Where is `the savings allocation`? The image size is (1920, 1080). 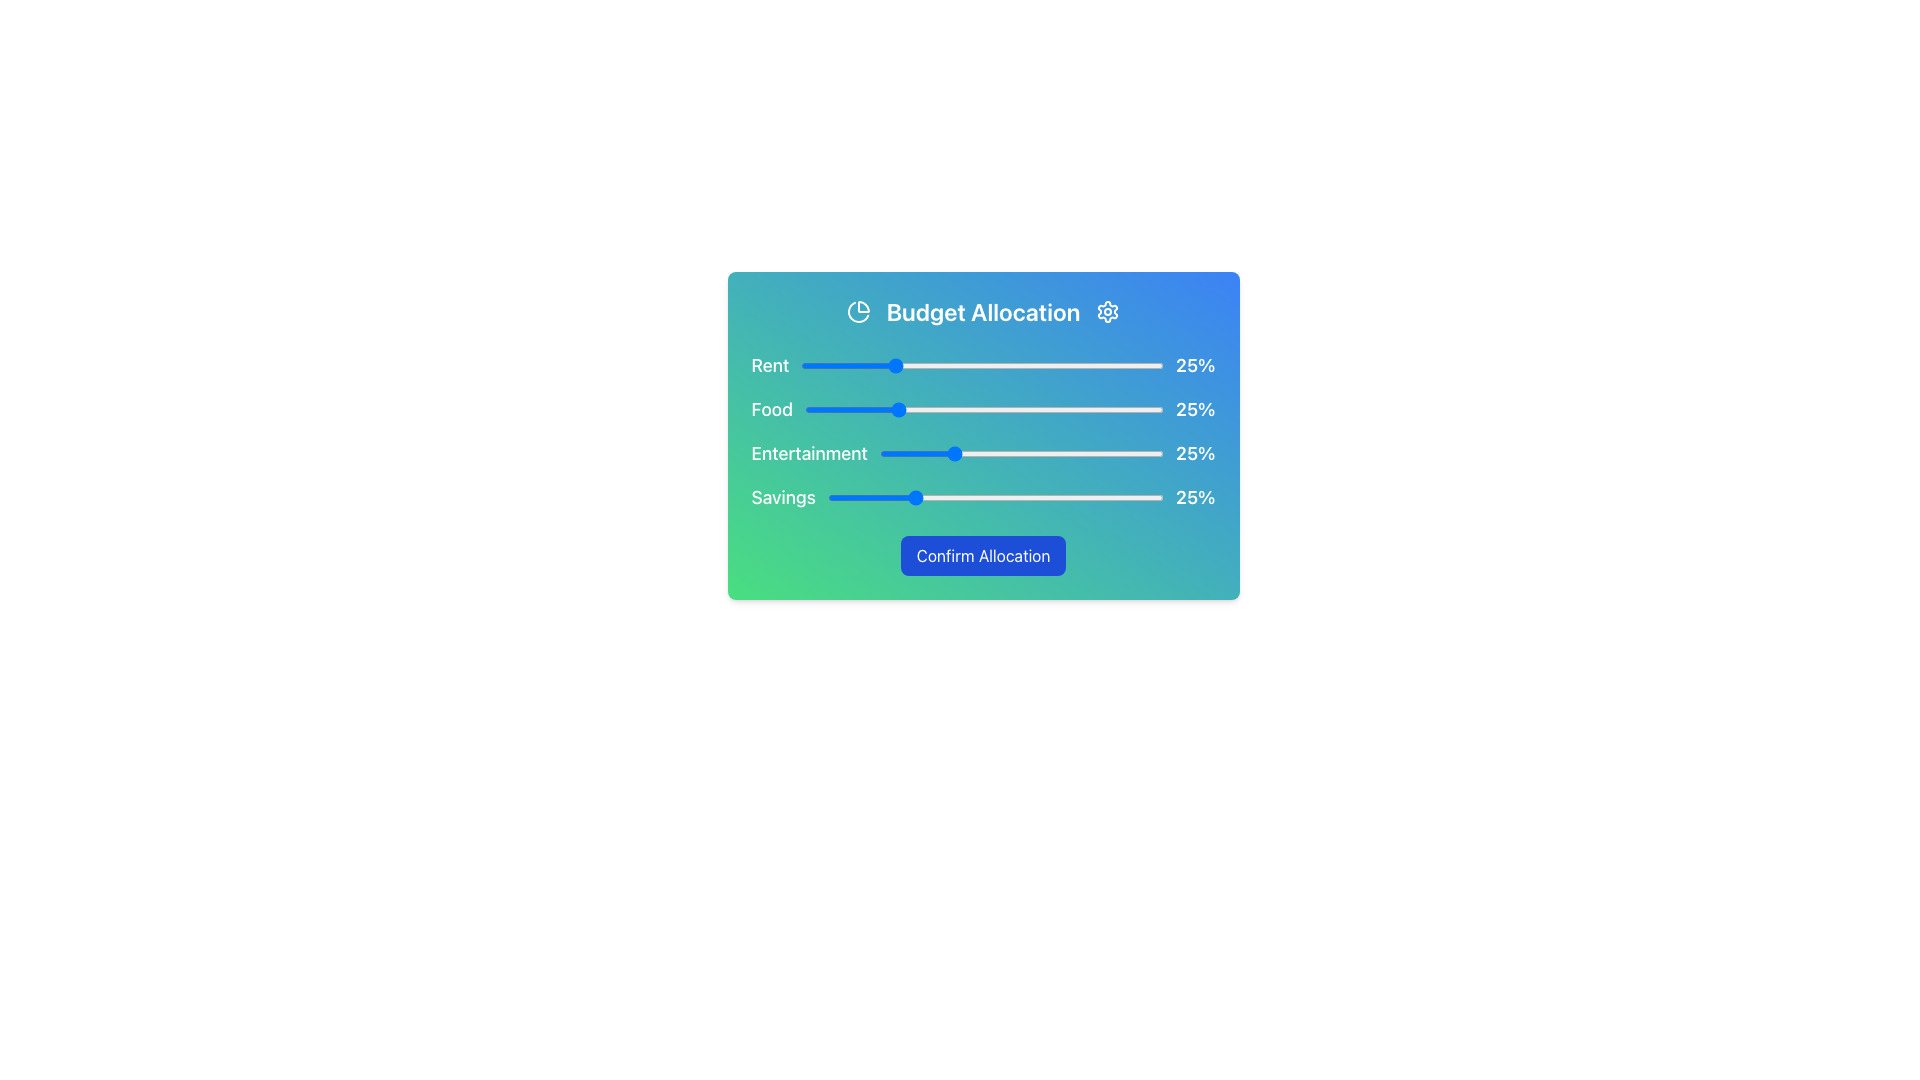 the savings allocation is located at coordinates (860, 496).